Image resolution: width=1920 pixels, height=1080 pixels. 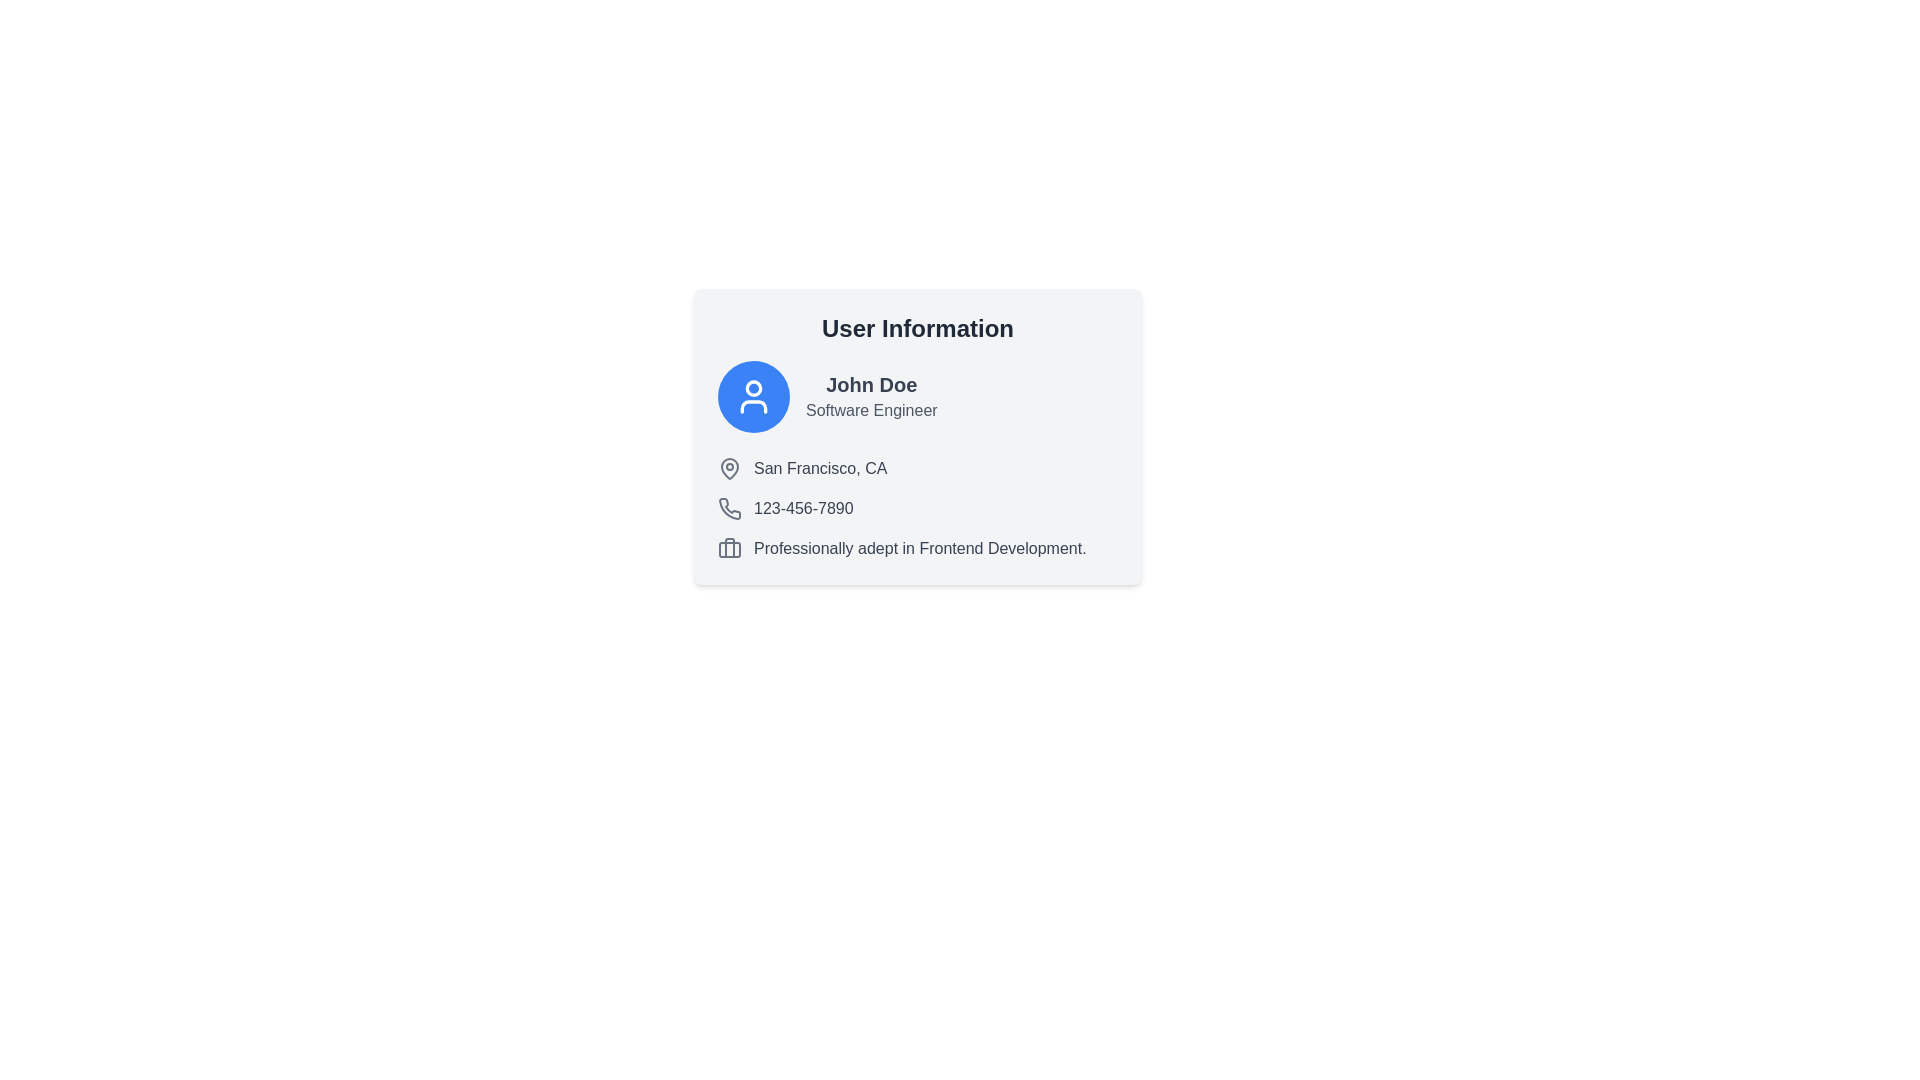 I want to click on the gray briefcase icon located to the left of the text 'Professionally adept in Frontend Development', so click(x=728, y=548).